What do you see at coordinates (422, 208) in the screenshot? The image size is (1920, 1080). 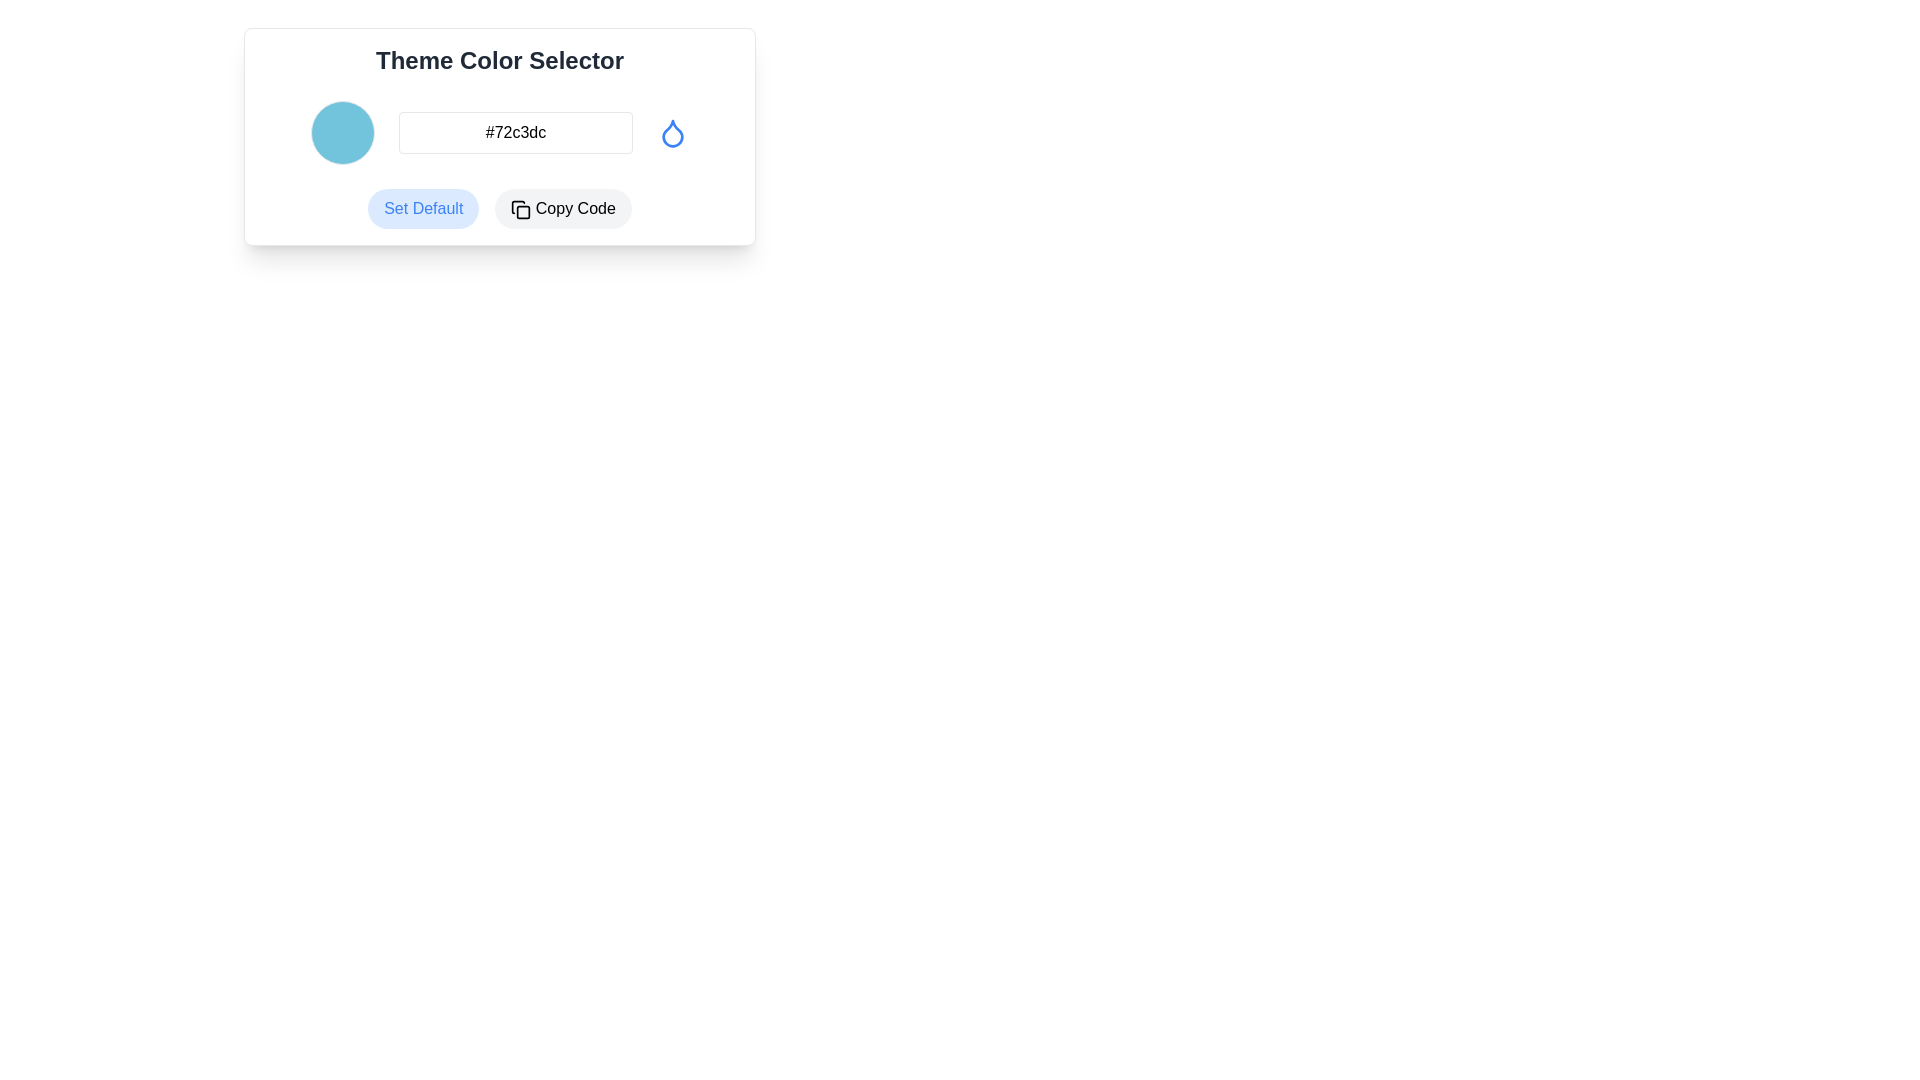 I see `the 'Set Default' button, which is a rectangular button with rounded corners and a light blue background` at bounding box center [422, 208].